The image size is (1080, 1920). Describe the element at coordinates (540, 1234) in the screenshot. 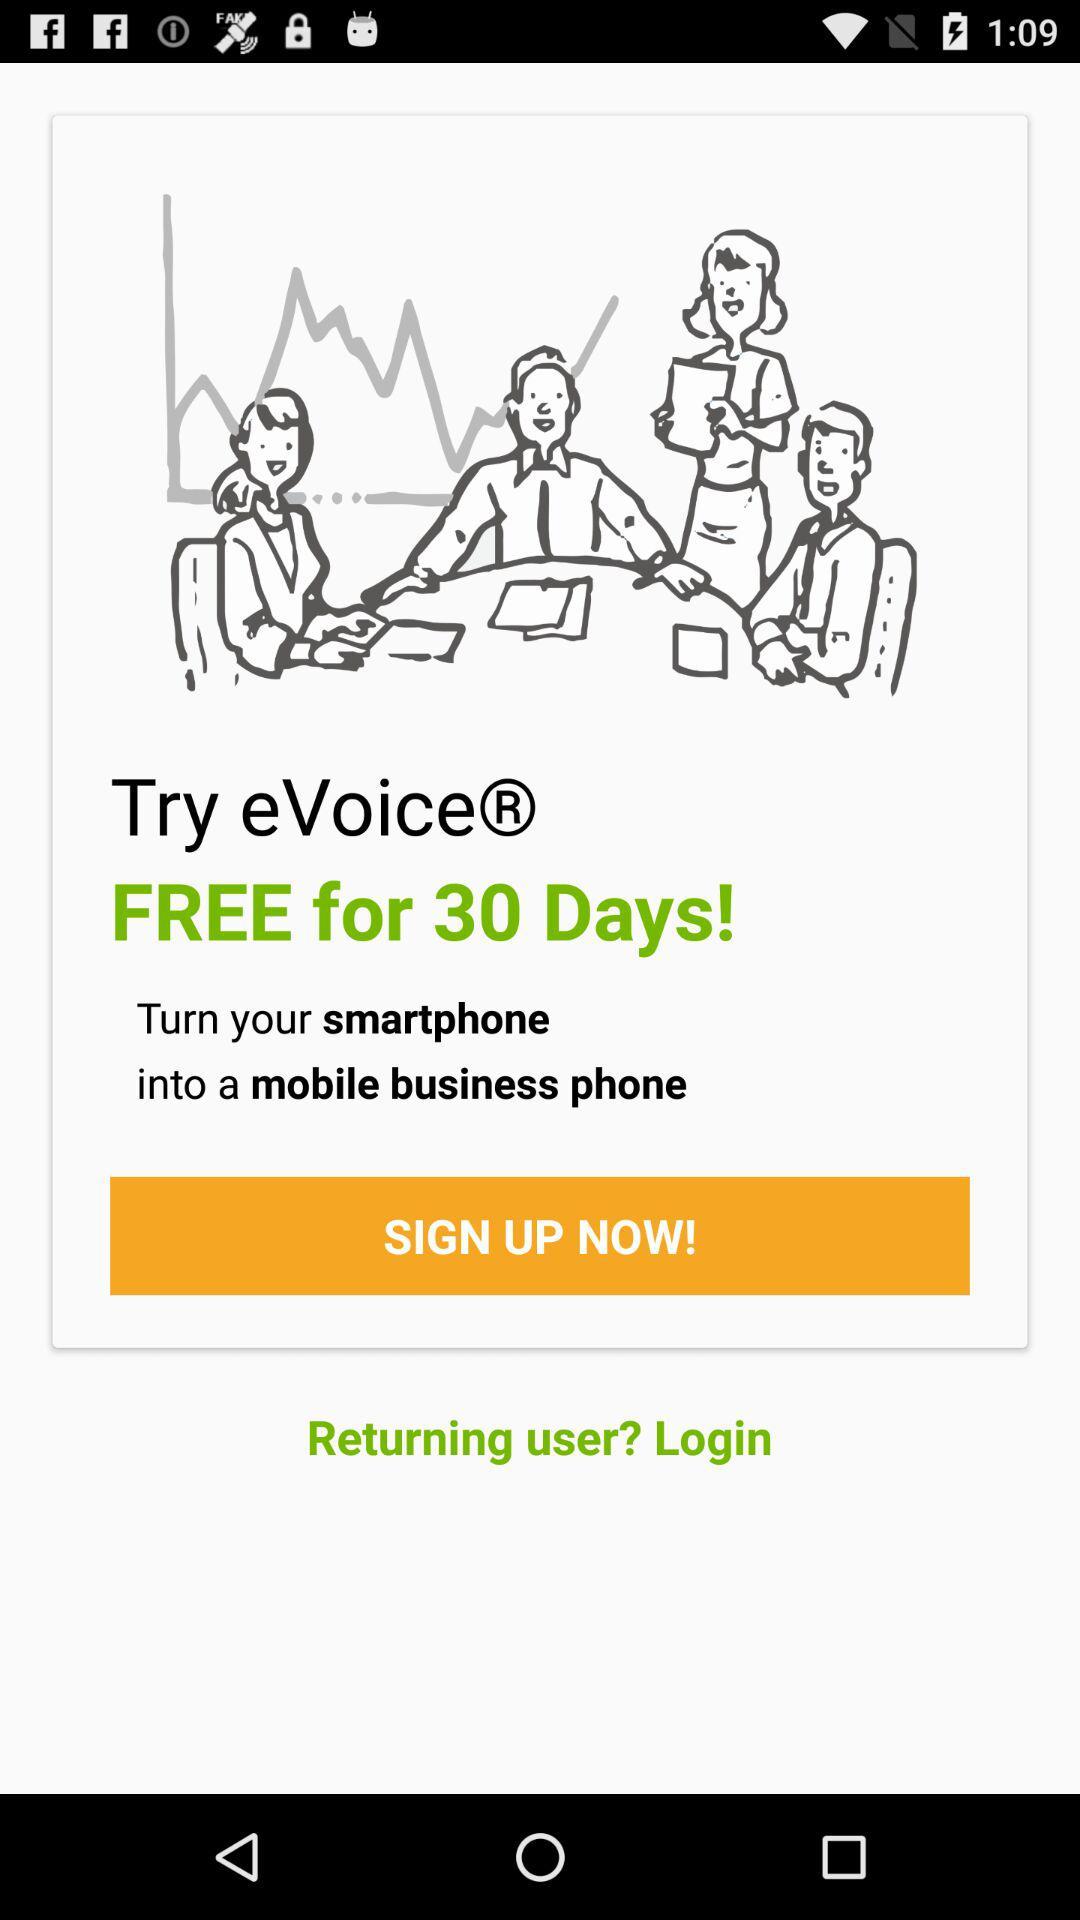

I see `the sign up now!` at that location.